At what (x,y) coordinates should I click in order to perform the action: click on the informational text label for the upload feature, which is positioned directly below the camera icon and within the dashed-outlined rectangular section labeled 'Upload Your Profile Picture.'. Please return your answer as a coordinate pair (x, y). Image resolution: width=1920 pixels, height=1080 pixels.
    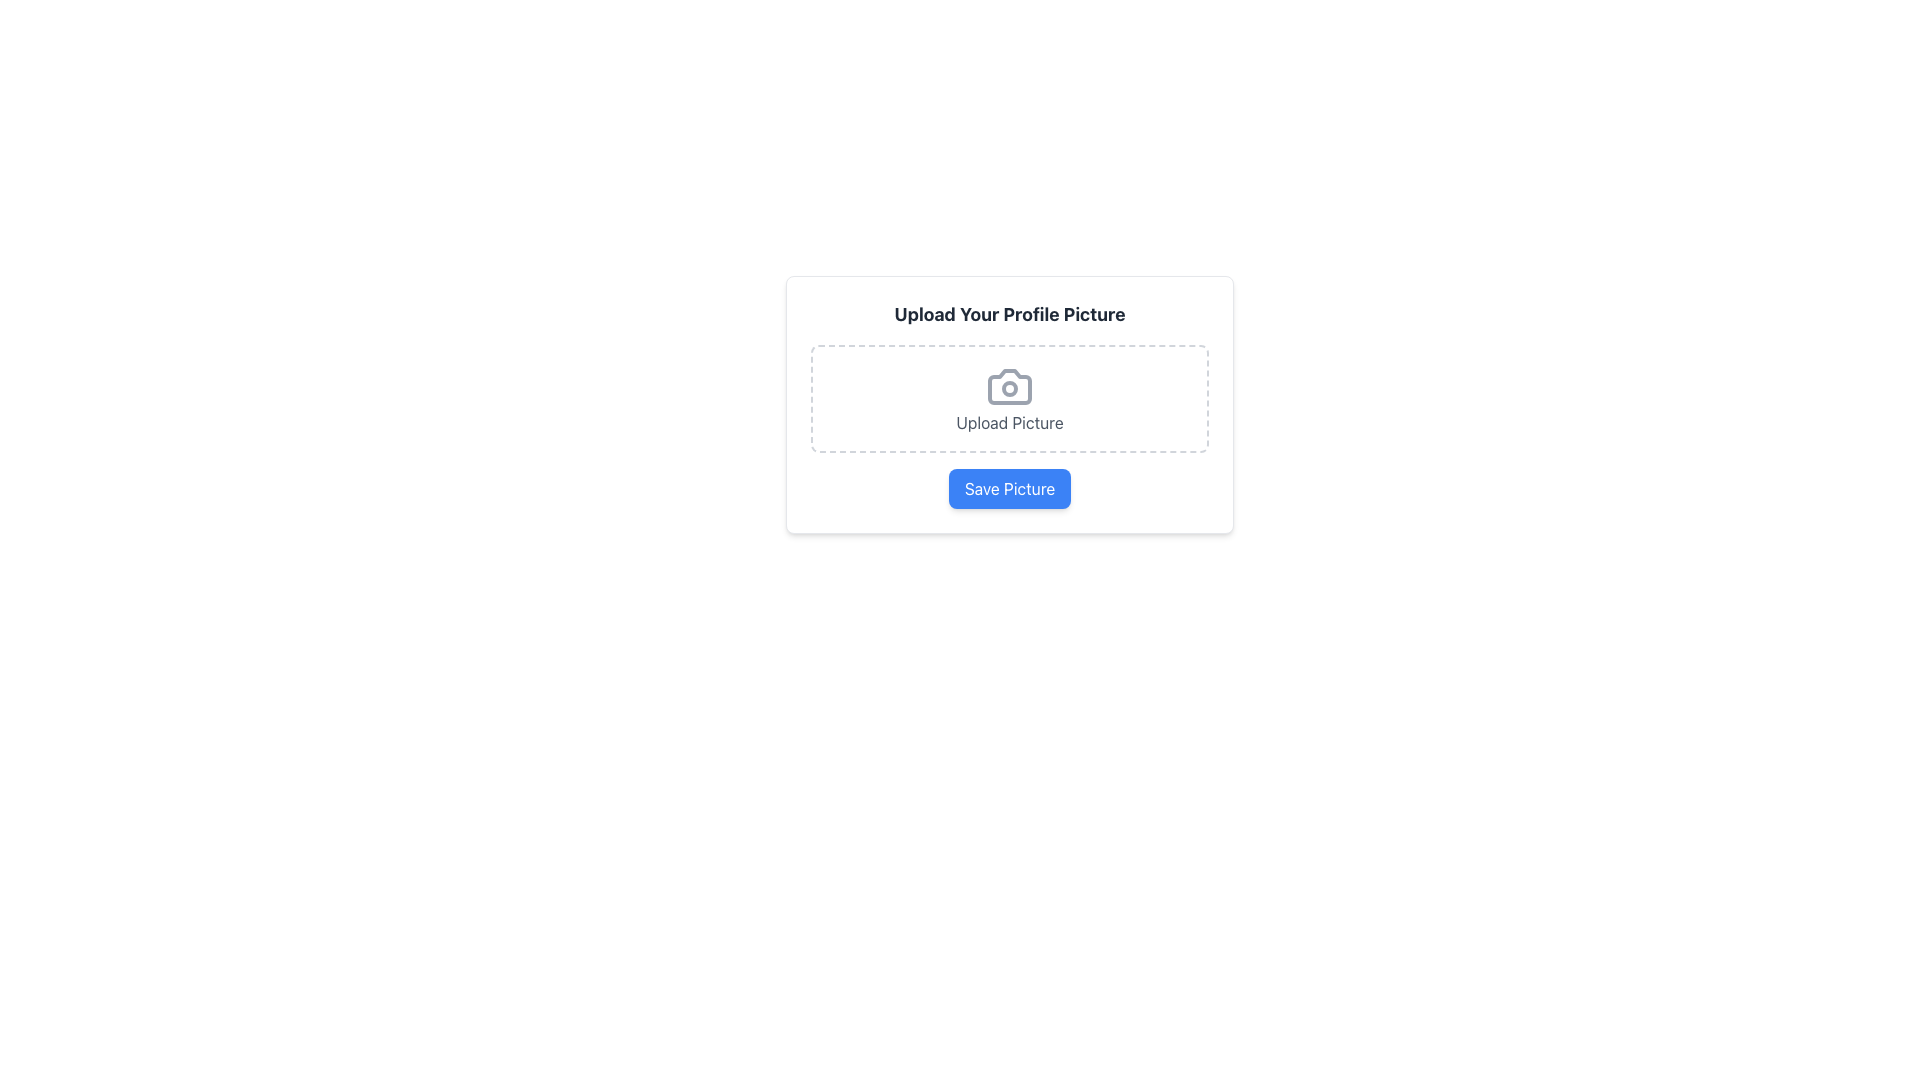
    Looking at the image, I should click on (1009, 422).